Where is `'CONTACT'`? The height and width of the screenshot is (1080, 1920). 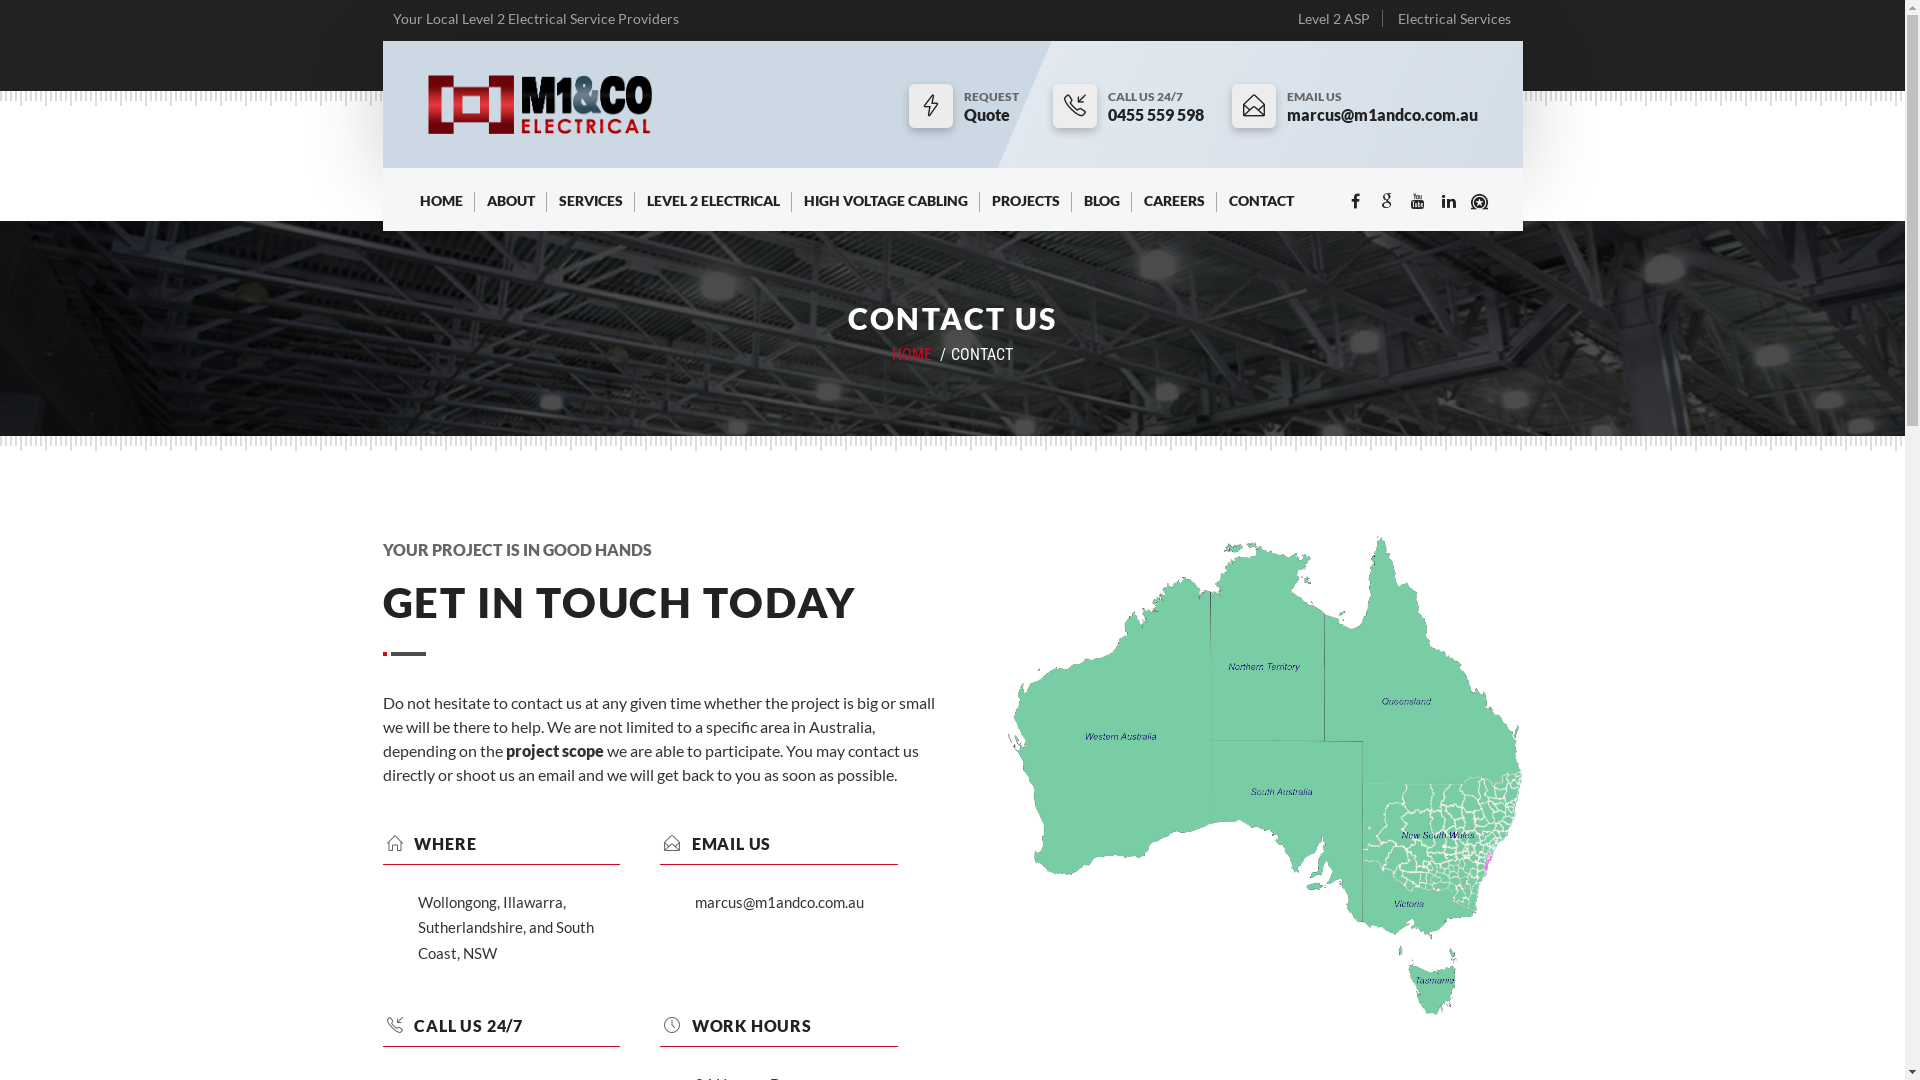
'CONTACT' is located at coordinates (1259, 209).